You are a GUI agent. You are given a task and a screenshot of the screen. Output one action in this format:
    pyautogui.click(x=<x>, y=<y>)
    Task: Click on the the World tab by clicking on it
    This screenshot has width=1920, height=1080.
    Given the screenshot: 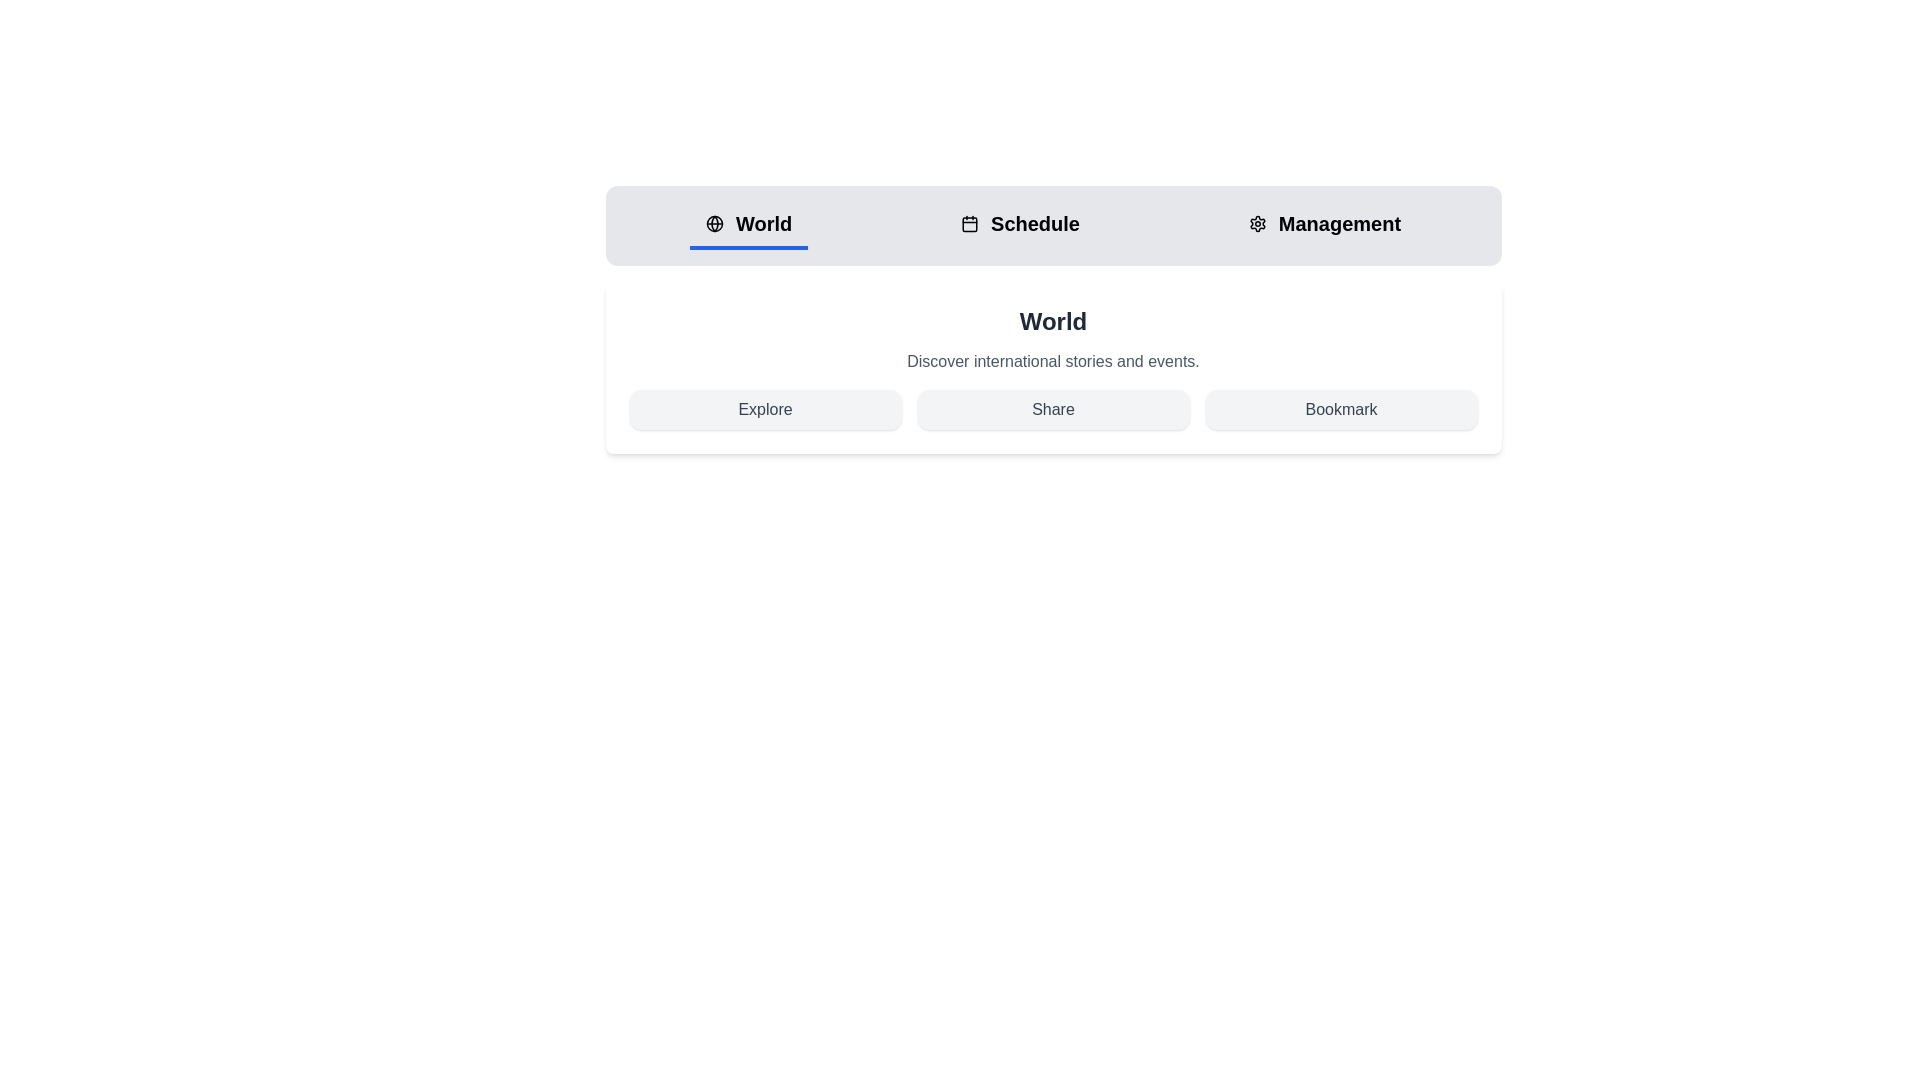 What is the action you would take?
    pyautogui.click(x=747, y=225)
    